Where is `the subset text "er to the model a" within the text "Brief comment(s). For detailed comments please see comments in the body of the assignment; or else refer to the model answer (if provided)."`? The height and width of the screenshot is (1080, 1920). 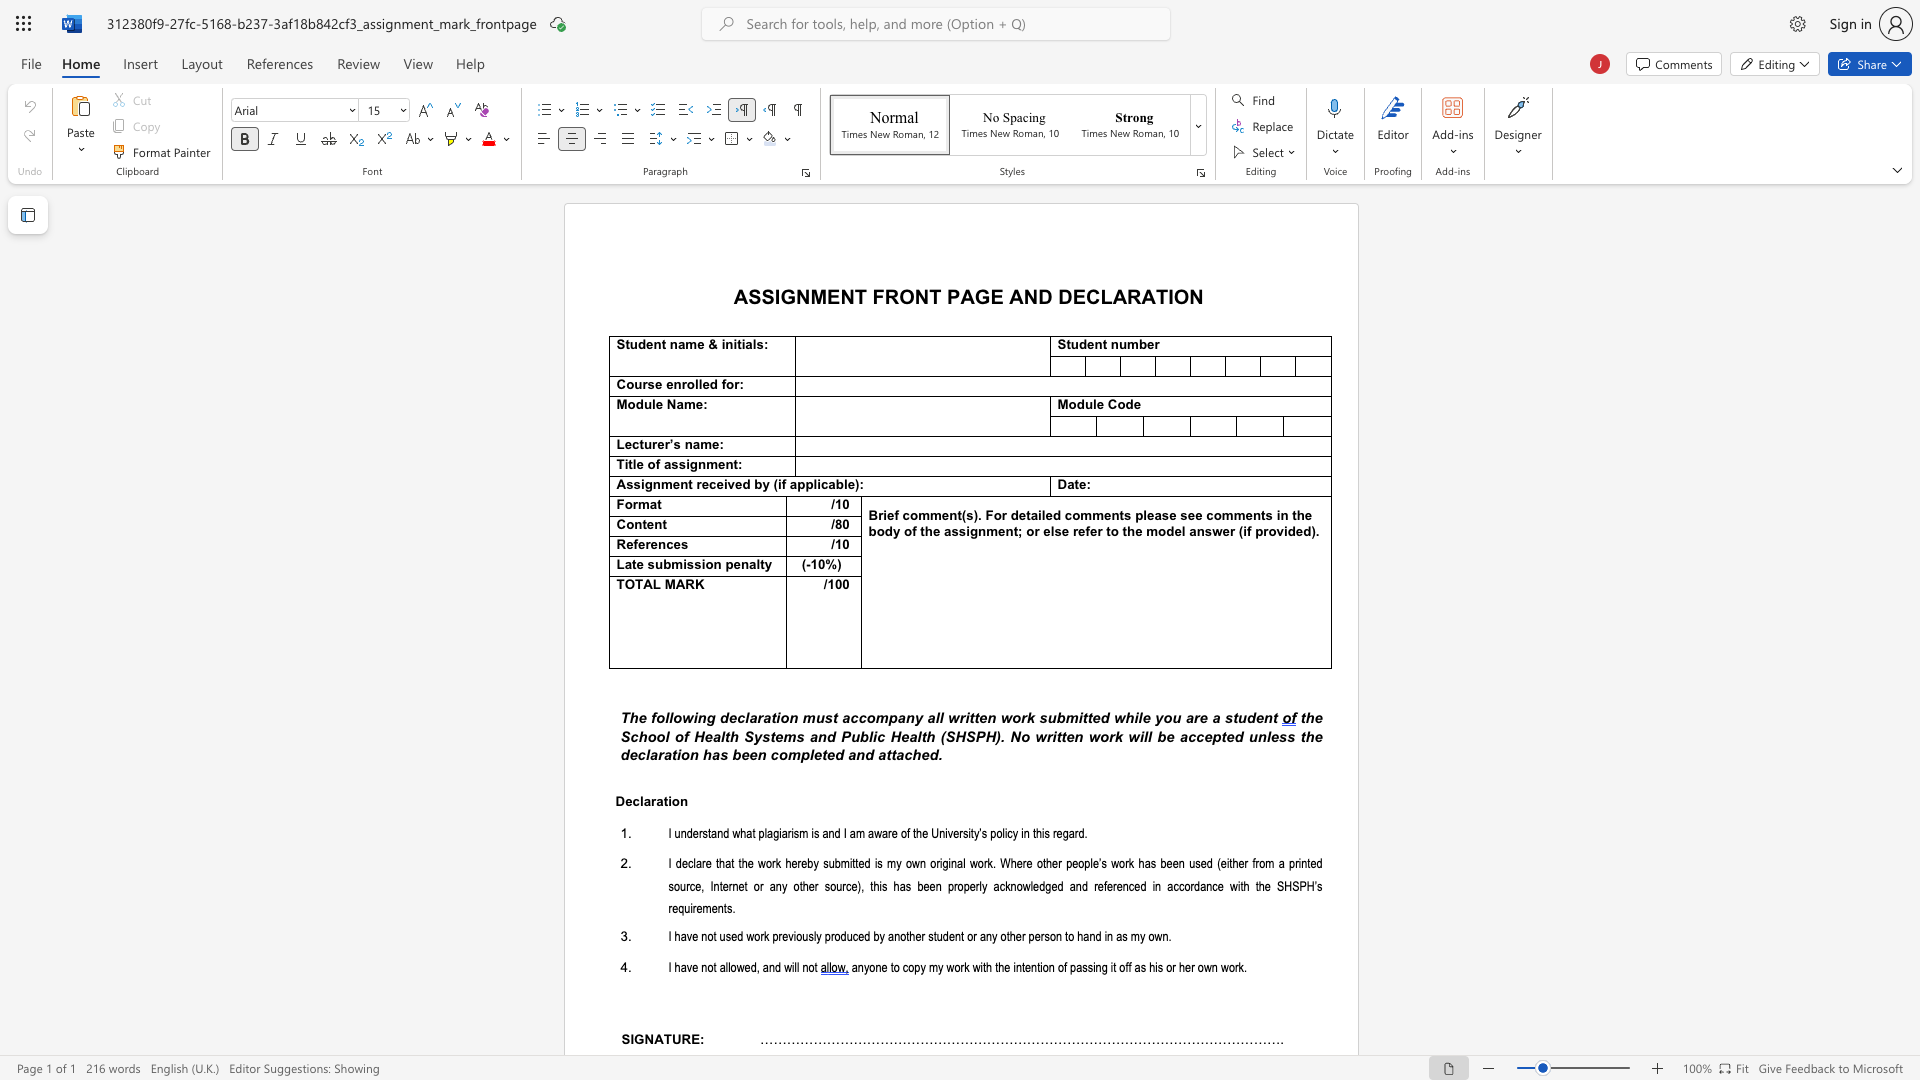 the subset text "er to the model a" within the text "Brief comment(s). For detailed comments please see comments in the body of the assignment; or else refer to the model answer (if provided)." is located at coordinates (1088, 530).